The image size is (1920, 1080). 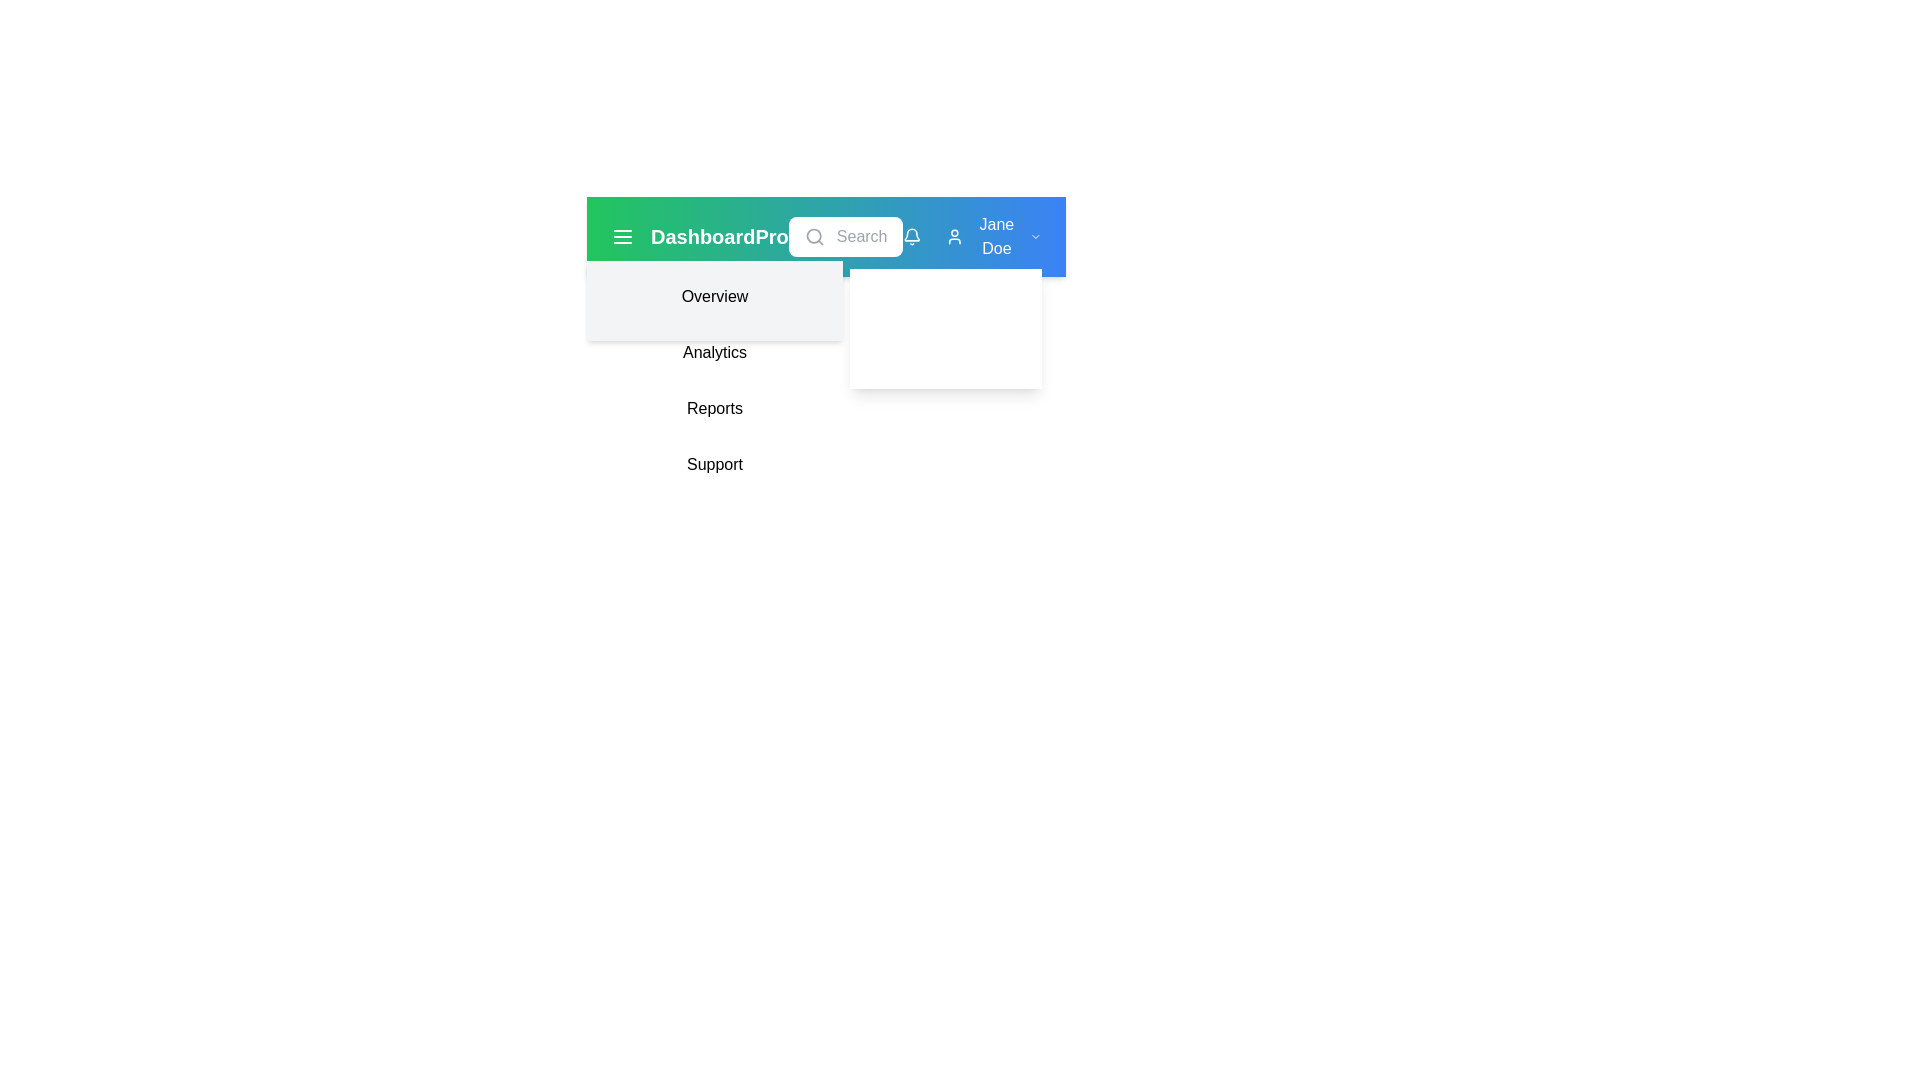 What do you see at coordinates (911, 234) in the screenshot?
I see `the bell icon located at the top-right corner of the interface, adjacent to the user profile icon in the navigation bar` at bounding box center [911, 234].